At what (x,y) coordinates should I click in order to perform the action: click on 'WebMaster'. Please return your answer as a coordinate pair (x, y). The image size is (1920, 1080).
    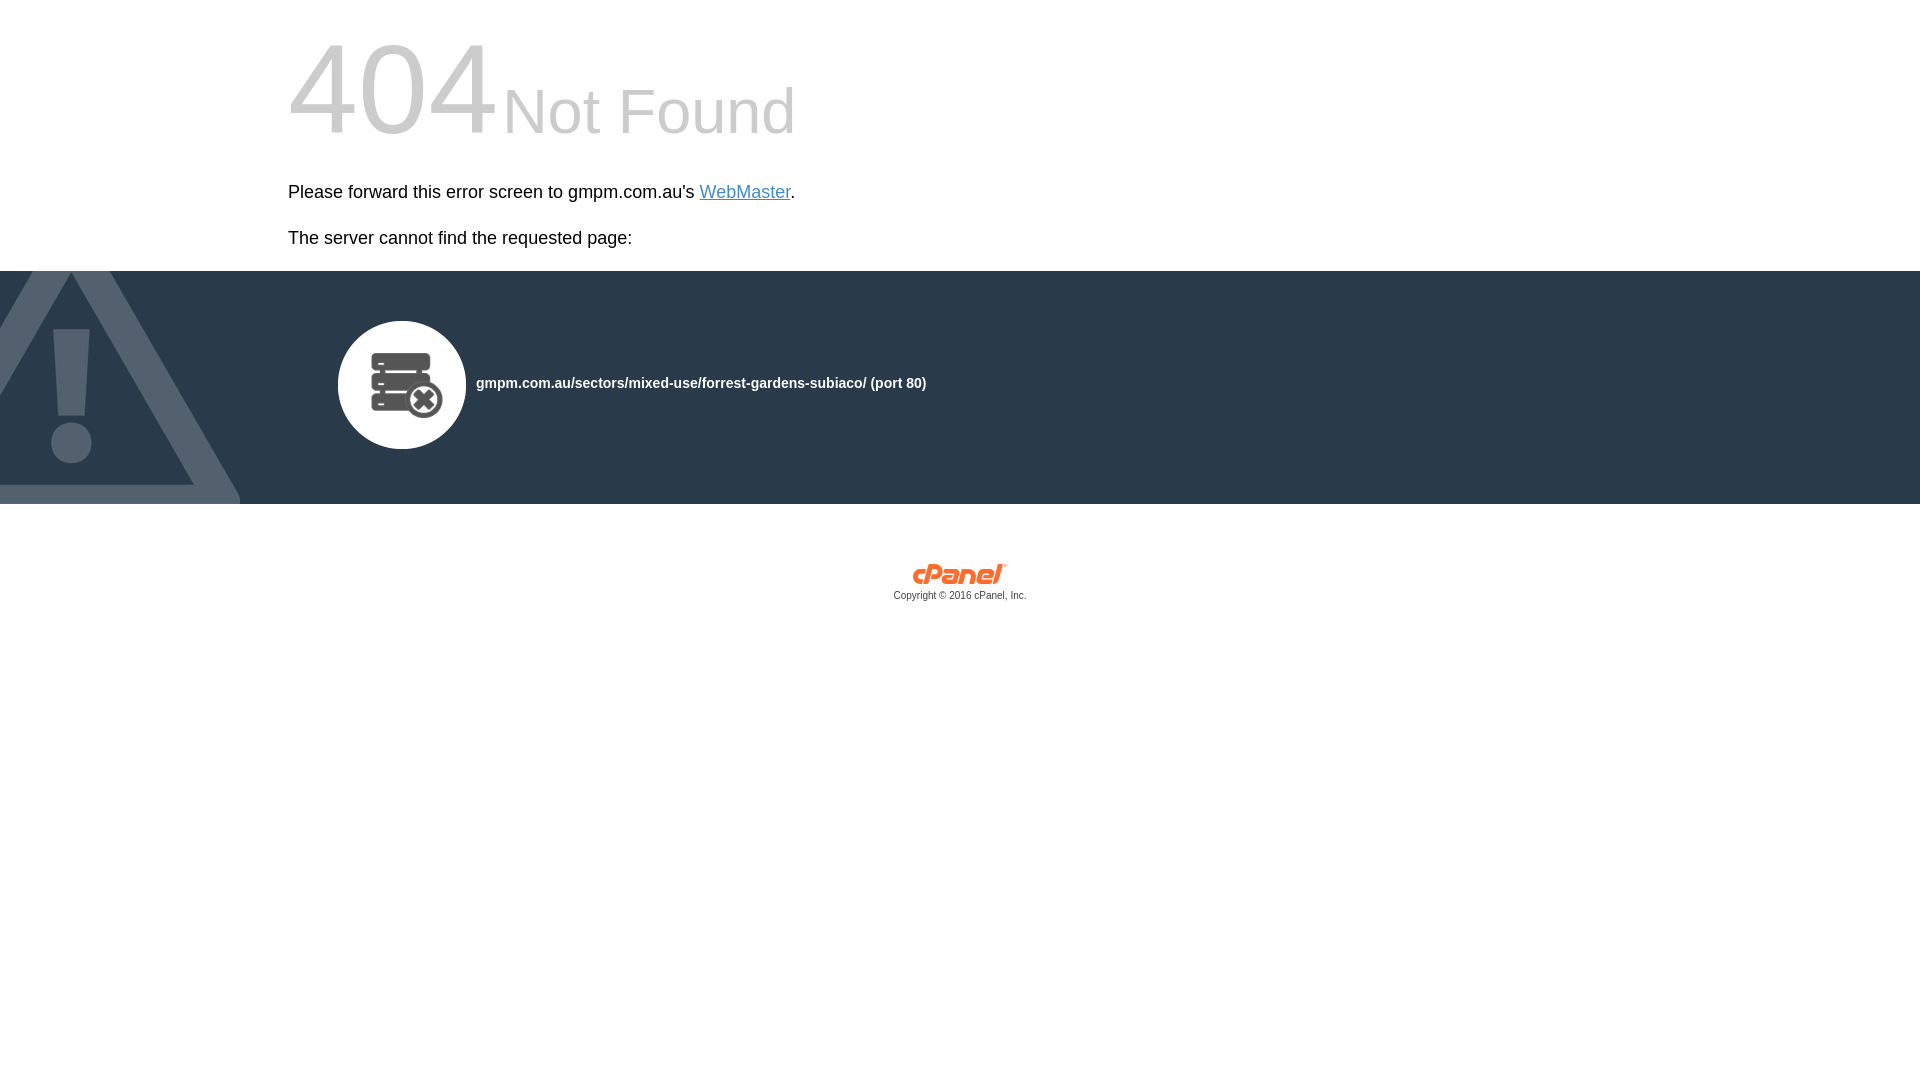
    Looking at the image, I should click on (744, 192).